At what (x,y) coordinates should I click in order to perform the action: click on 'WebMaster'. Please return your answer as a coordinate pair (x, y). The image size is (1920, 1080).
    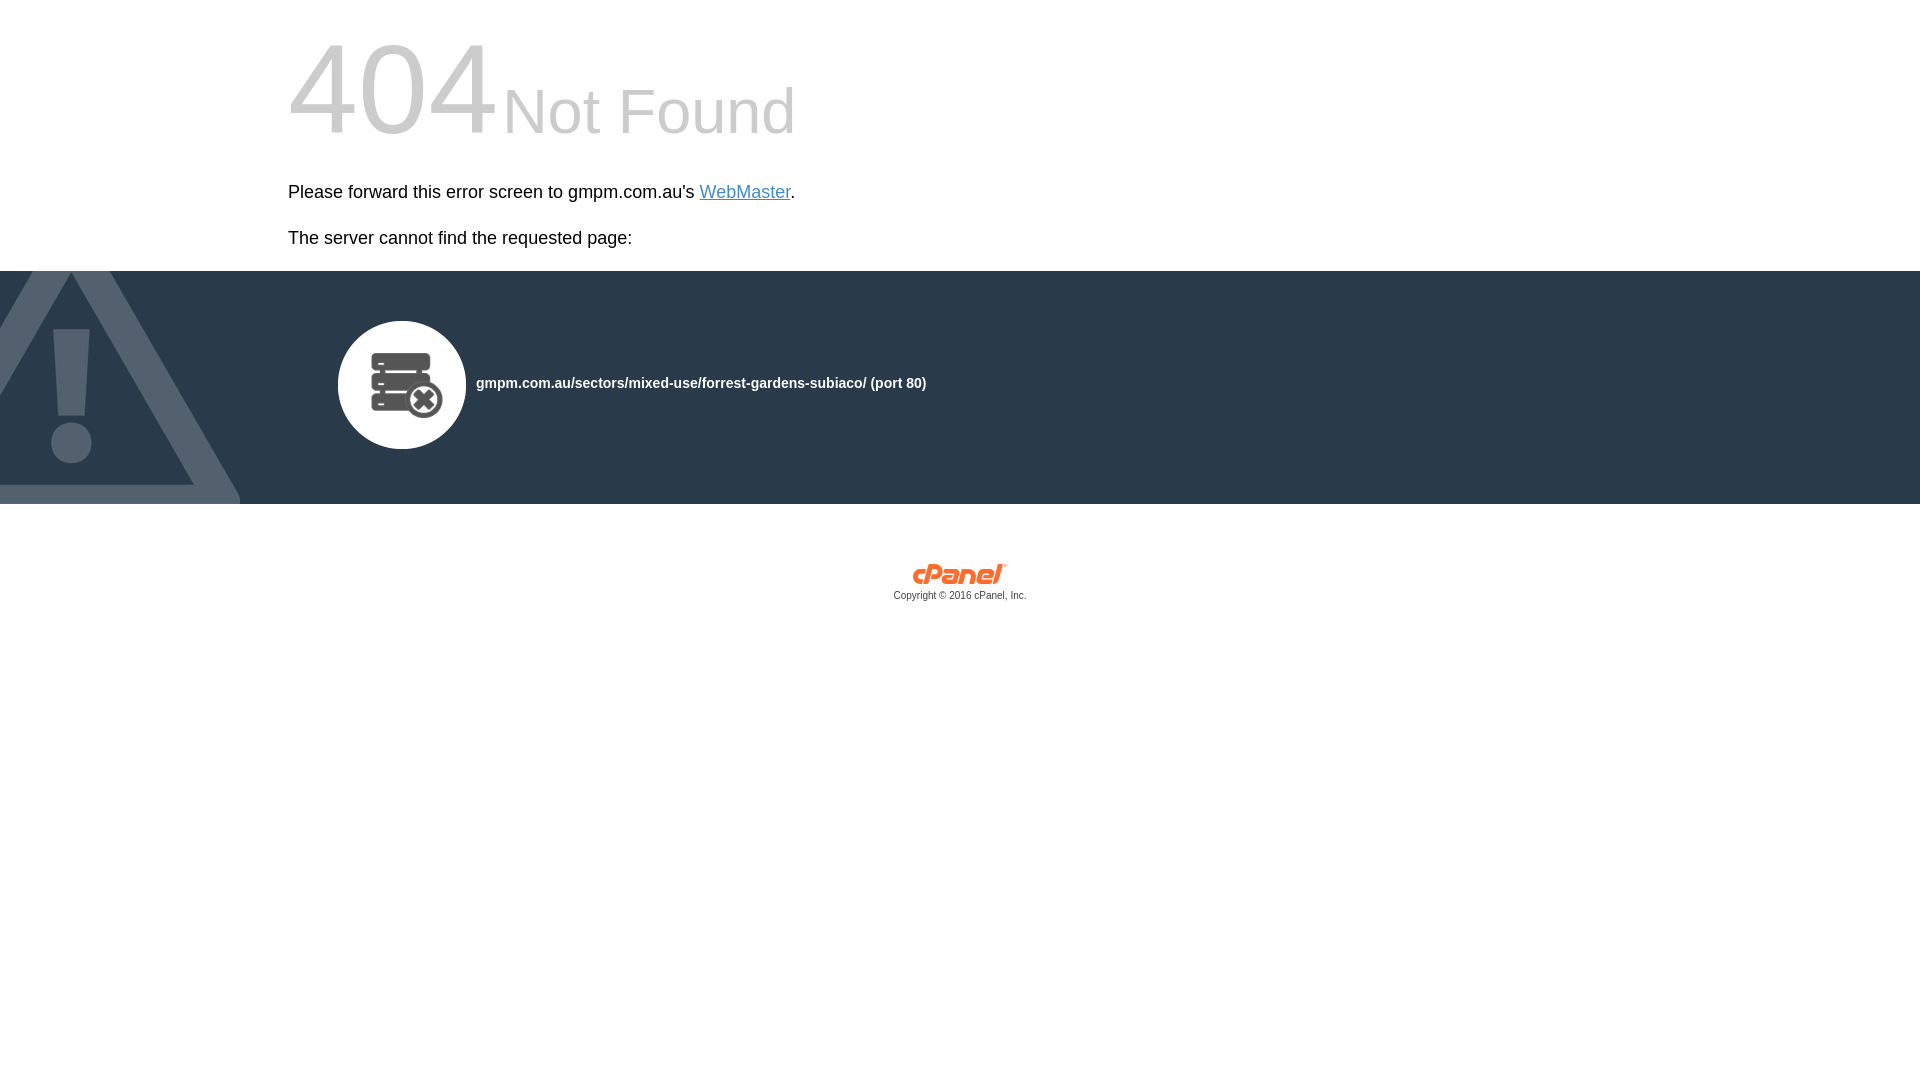
    Looking at the image, I should click on (744, 192).